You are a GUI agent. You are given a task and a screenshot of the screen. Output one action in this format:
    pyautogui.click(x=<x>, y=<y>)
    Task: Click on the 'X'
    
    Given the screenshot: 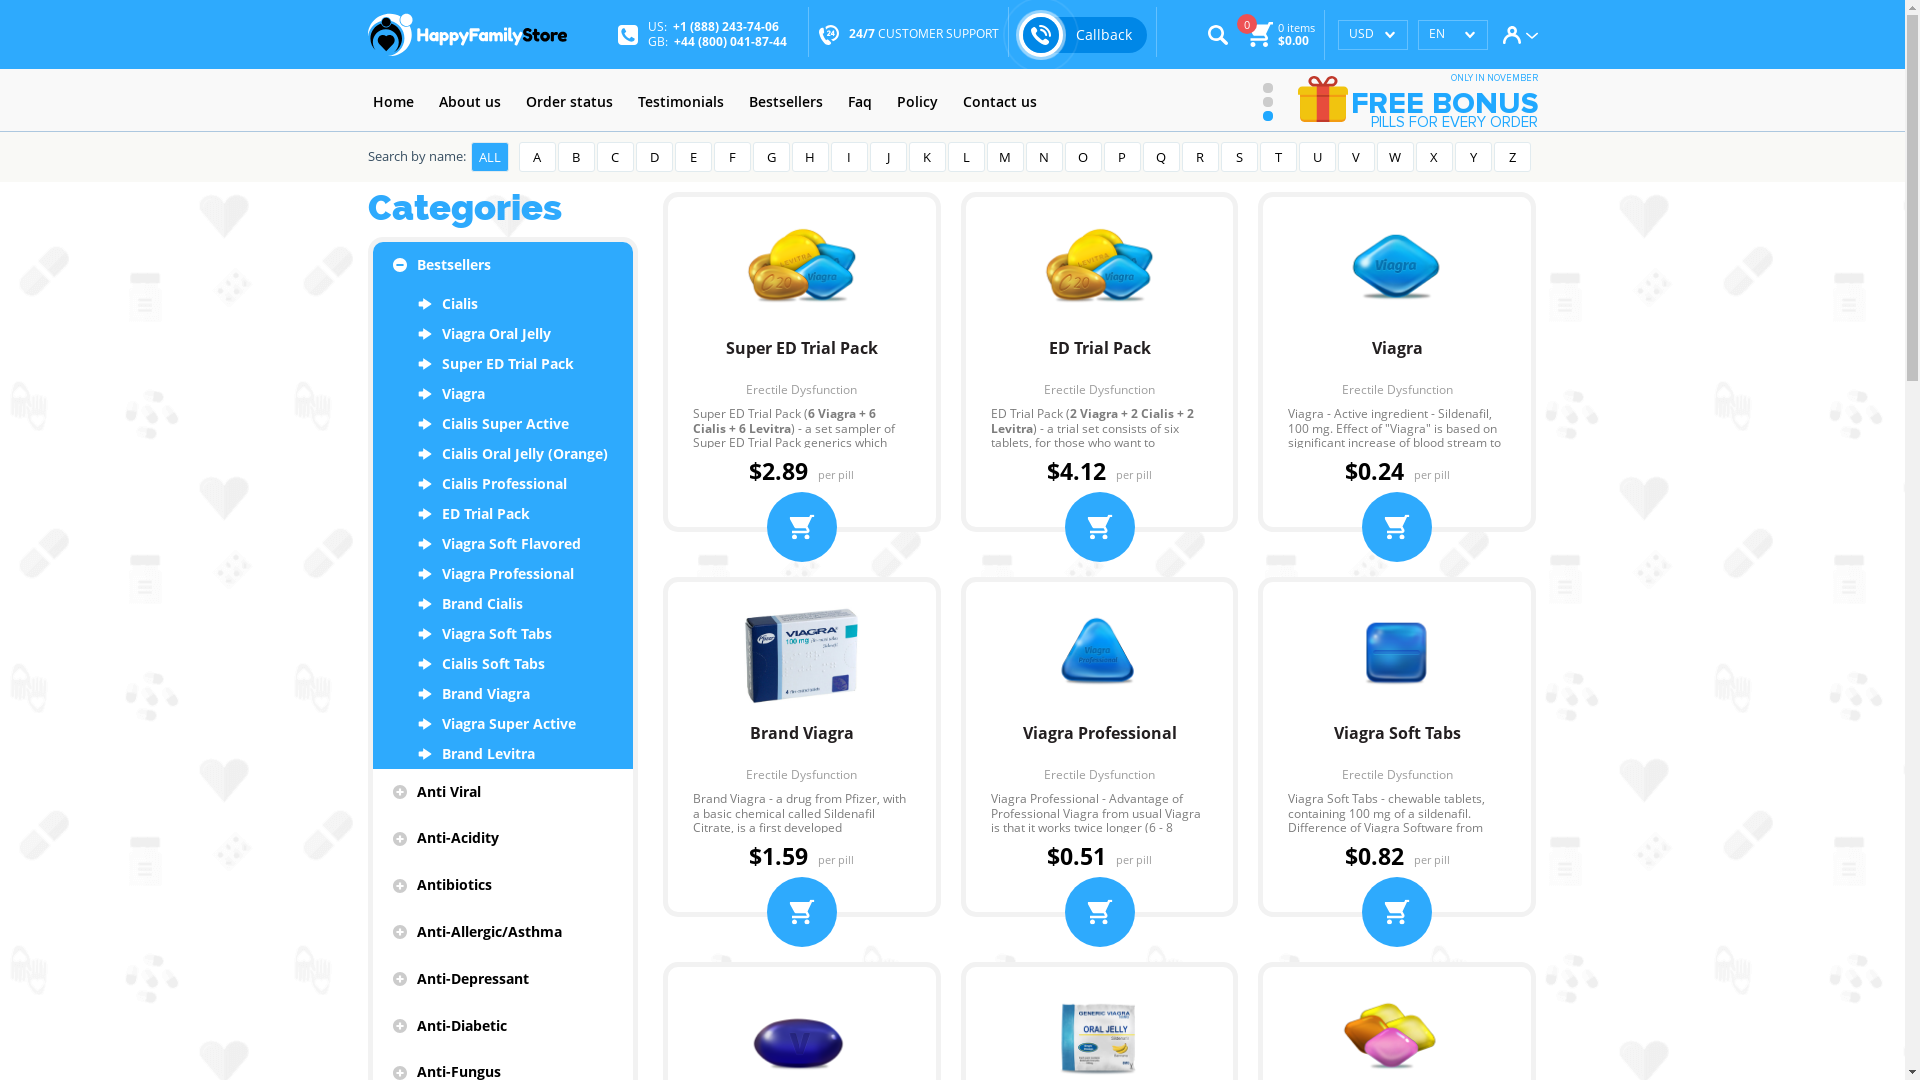 What is the action you would take?
    pyautogui.click(x=1433, y=156)
    